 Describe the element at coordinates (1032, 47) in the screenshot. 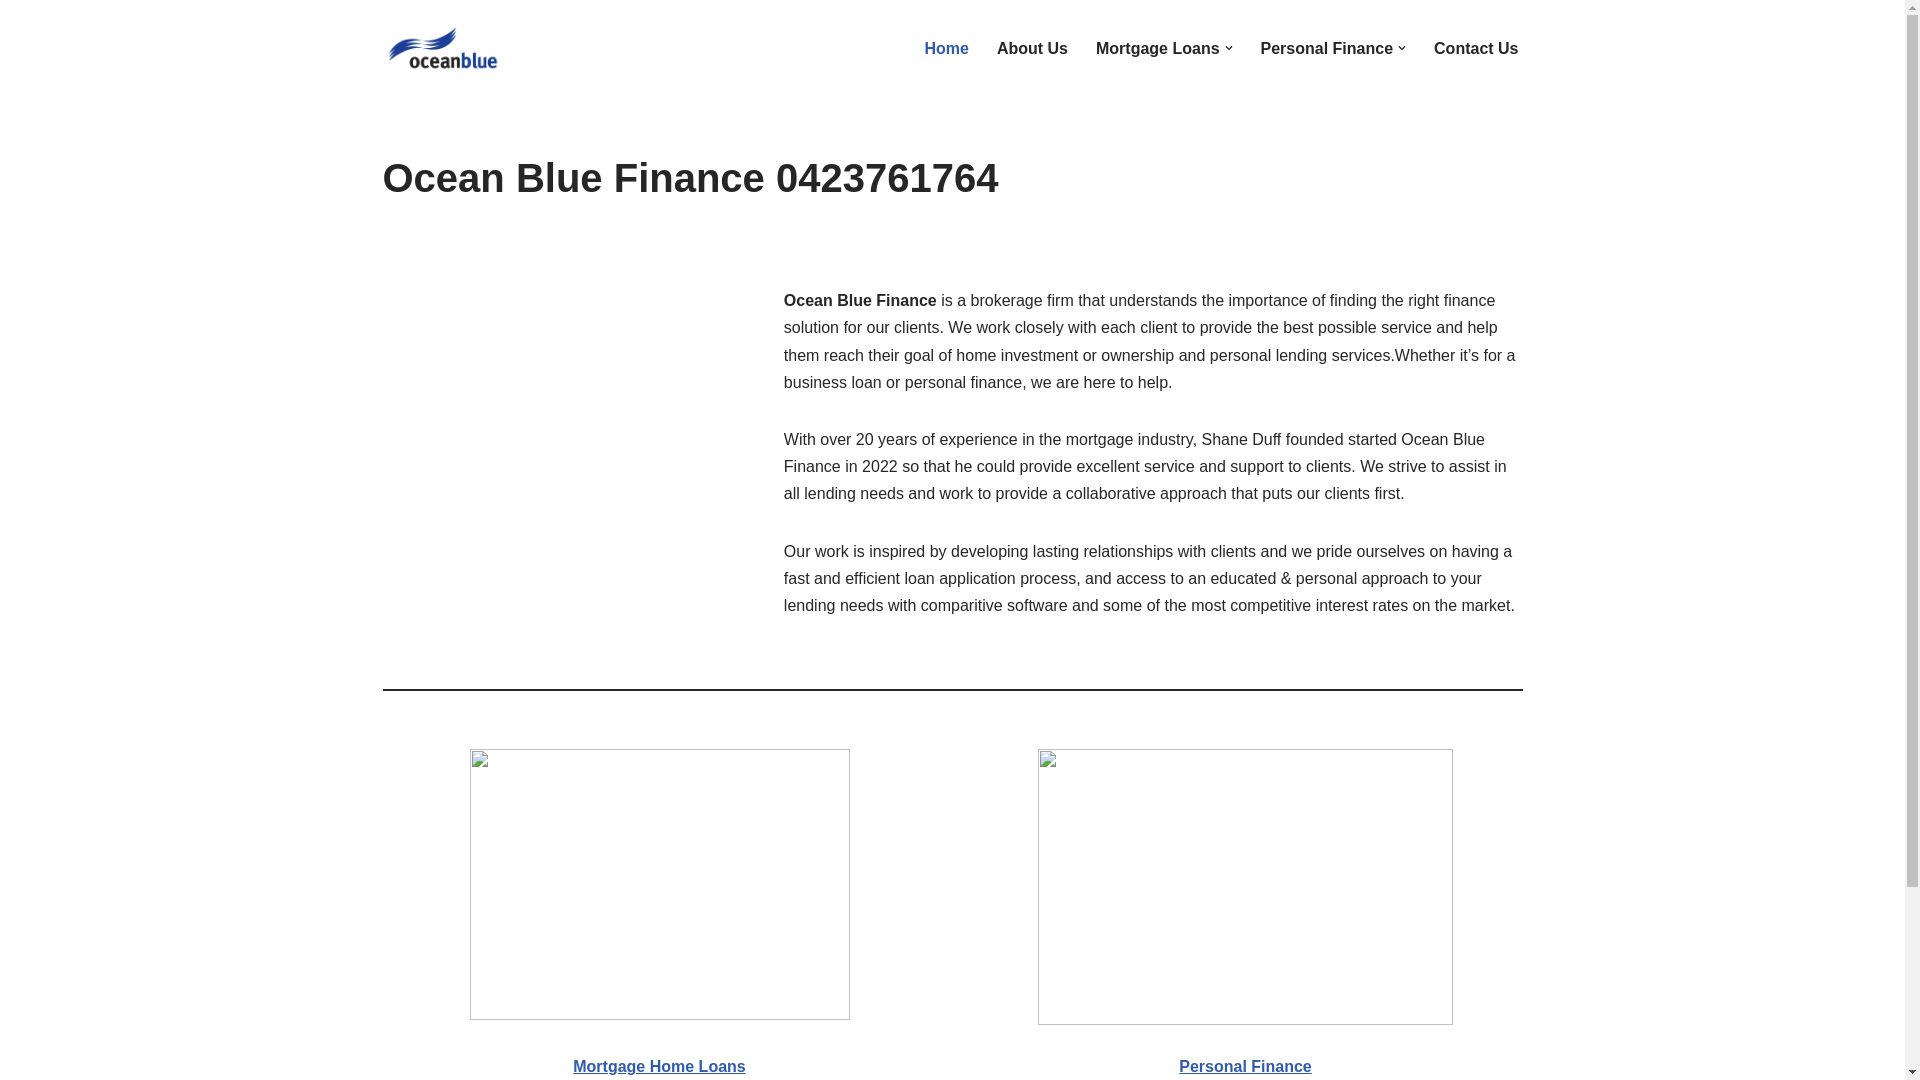

I see `'About Us'` at that location.